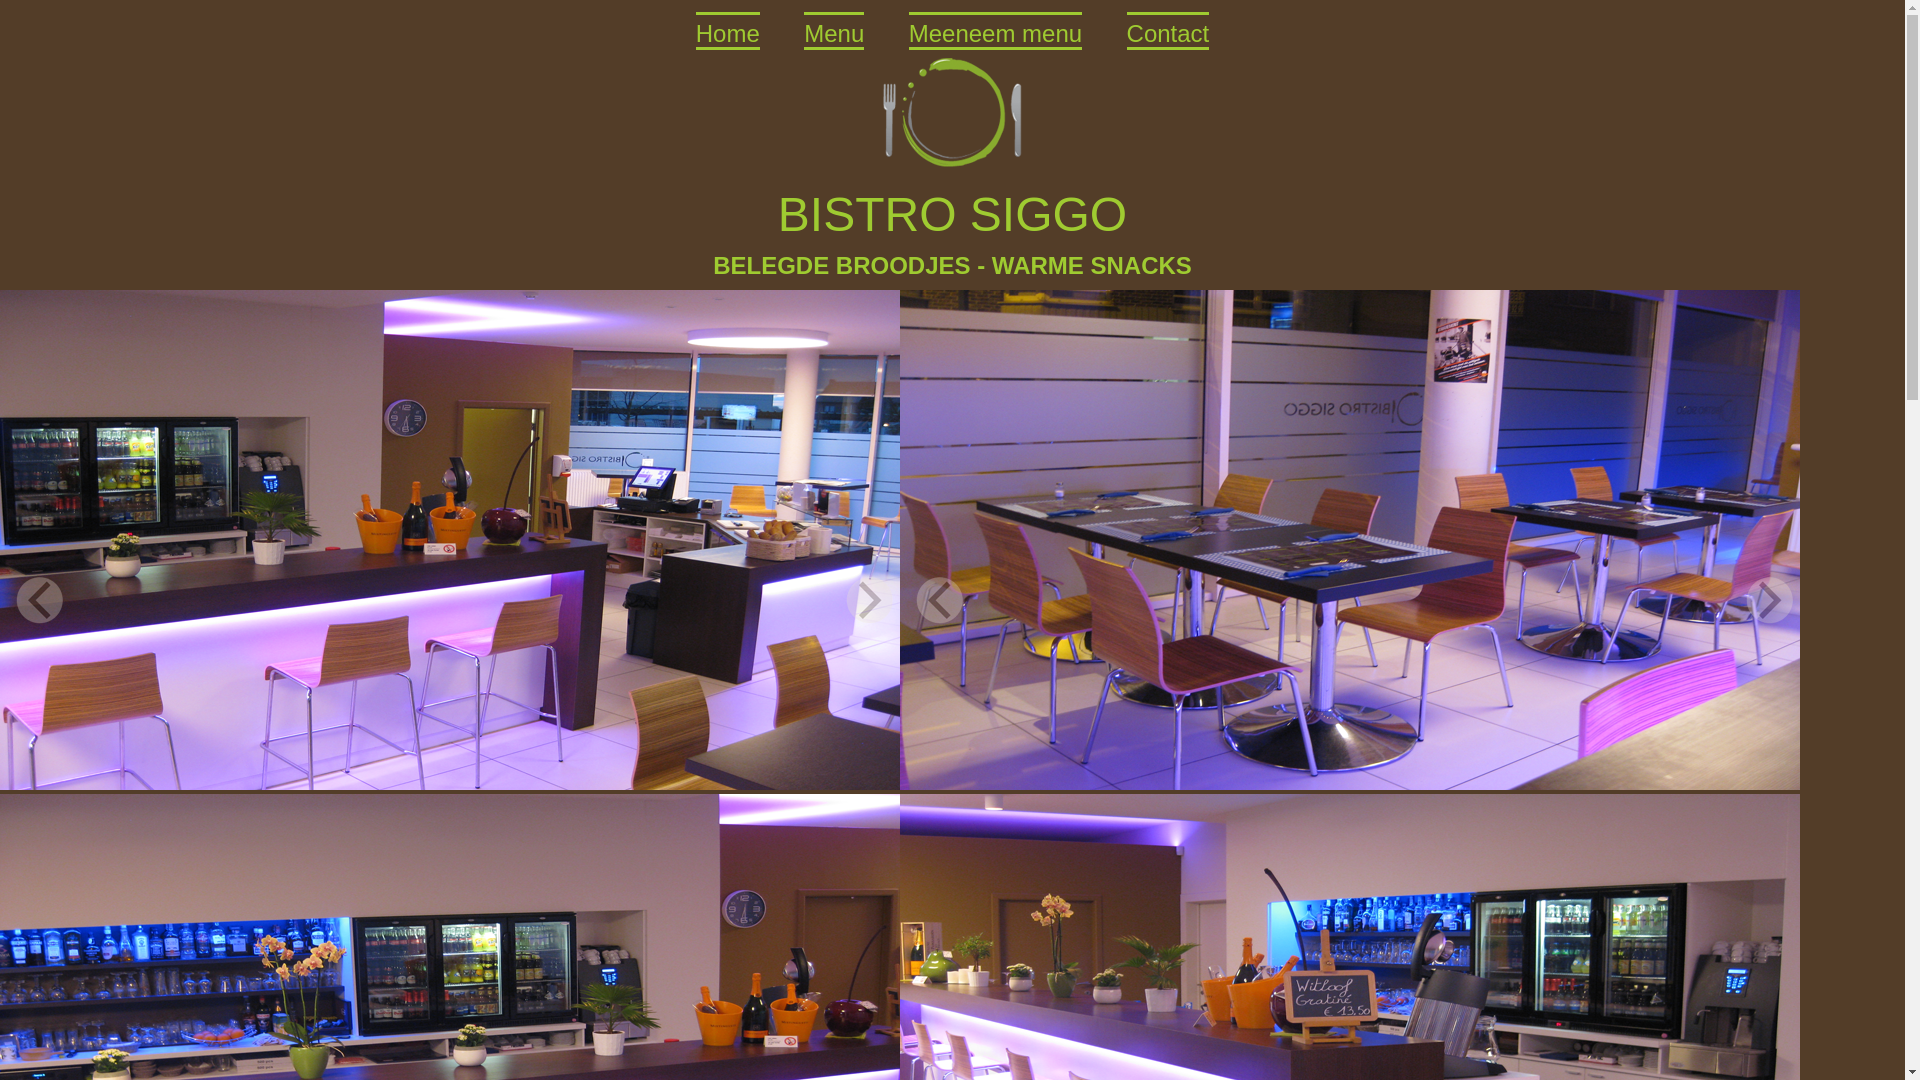 The height and width of the screenshot is (1080, 1920). Describe the element at coordinates (727, 30) in the screenshot. I see `'Home'` at that location.